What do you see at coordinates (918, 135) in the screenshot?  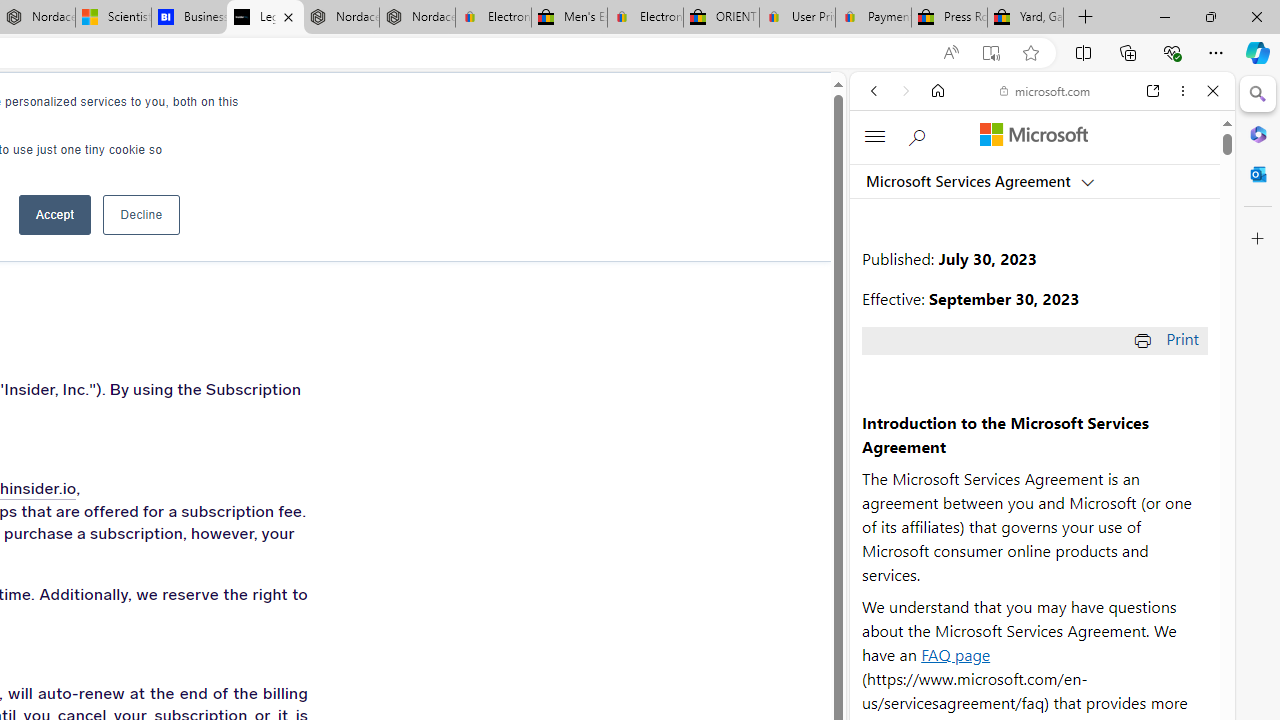 I see `'Search Microsoft.com'` at bounding box center [918, 135].